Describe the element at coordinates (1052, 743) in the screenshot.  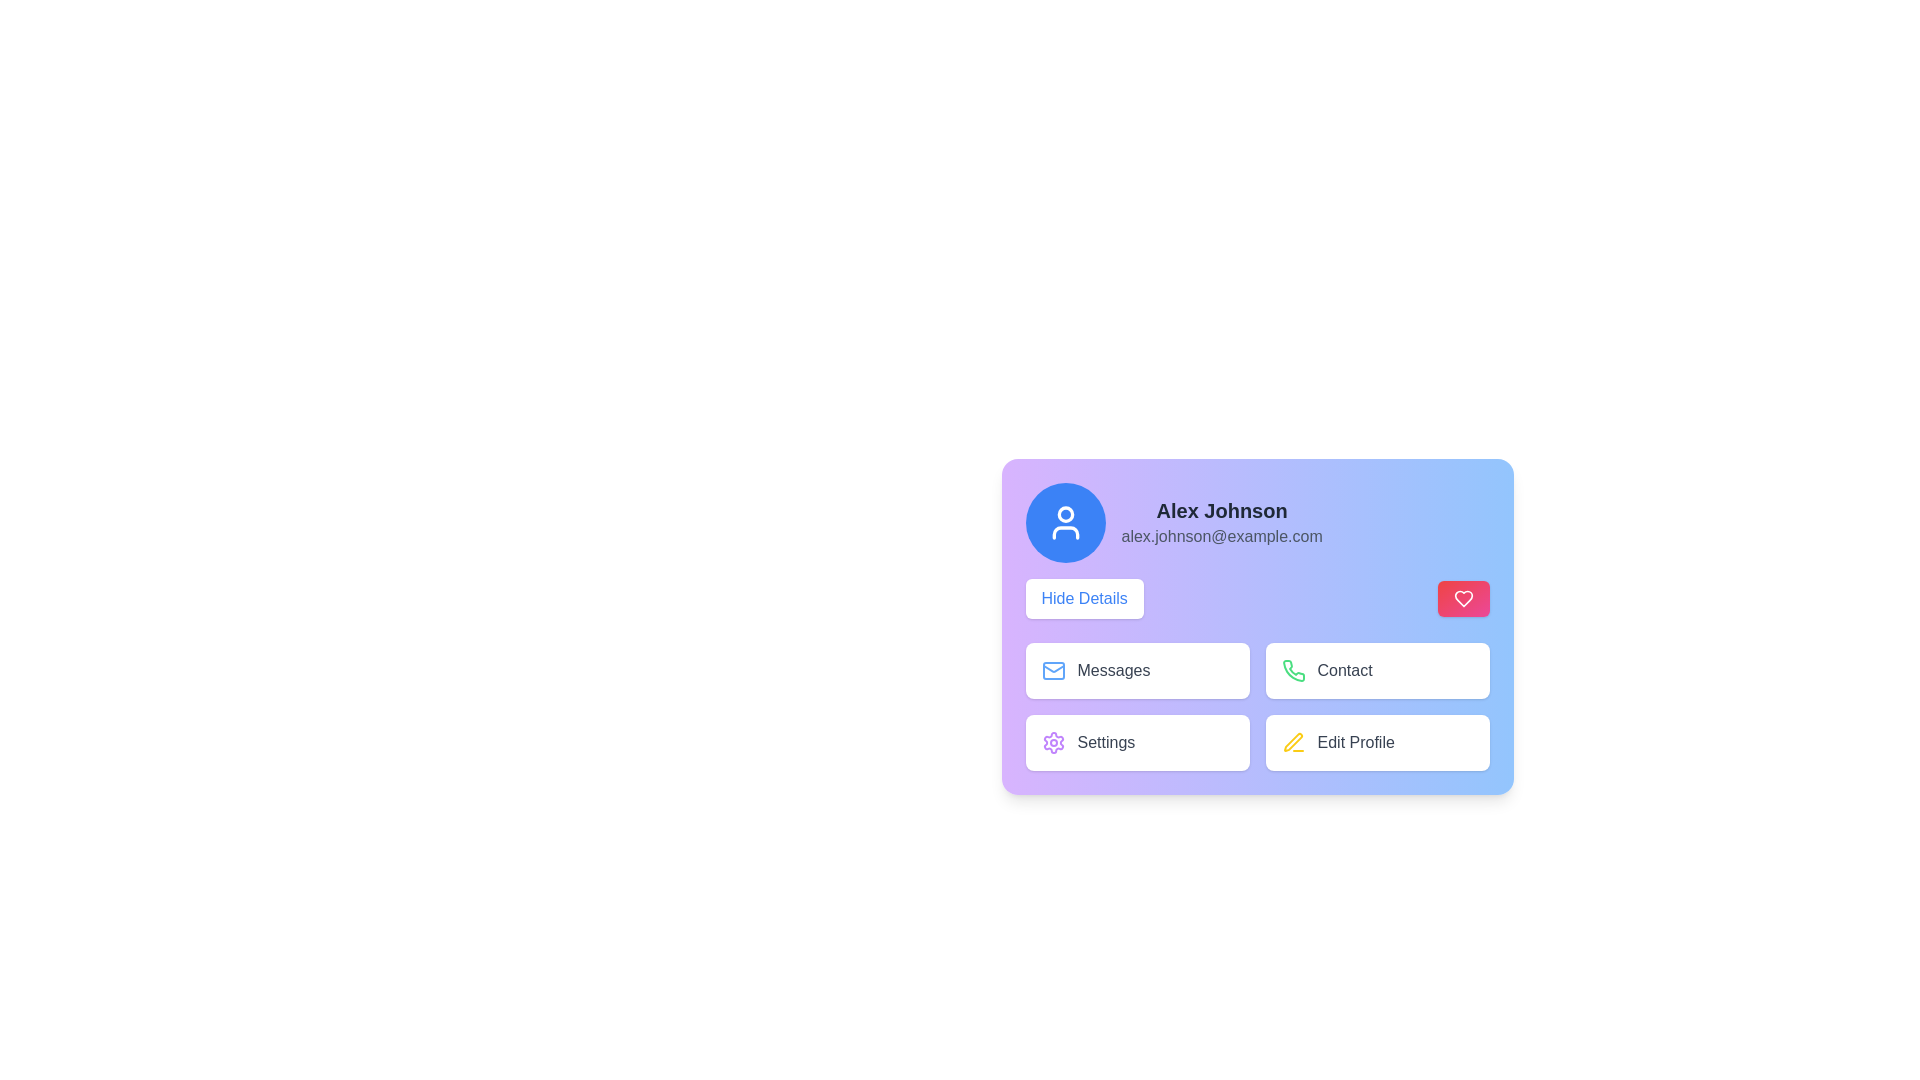
I see `the purple cogwheel icon` at that location.